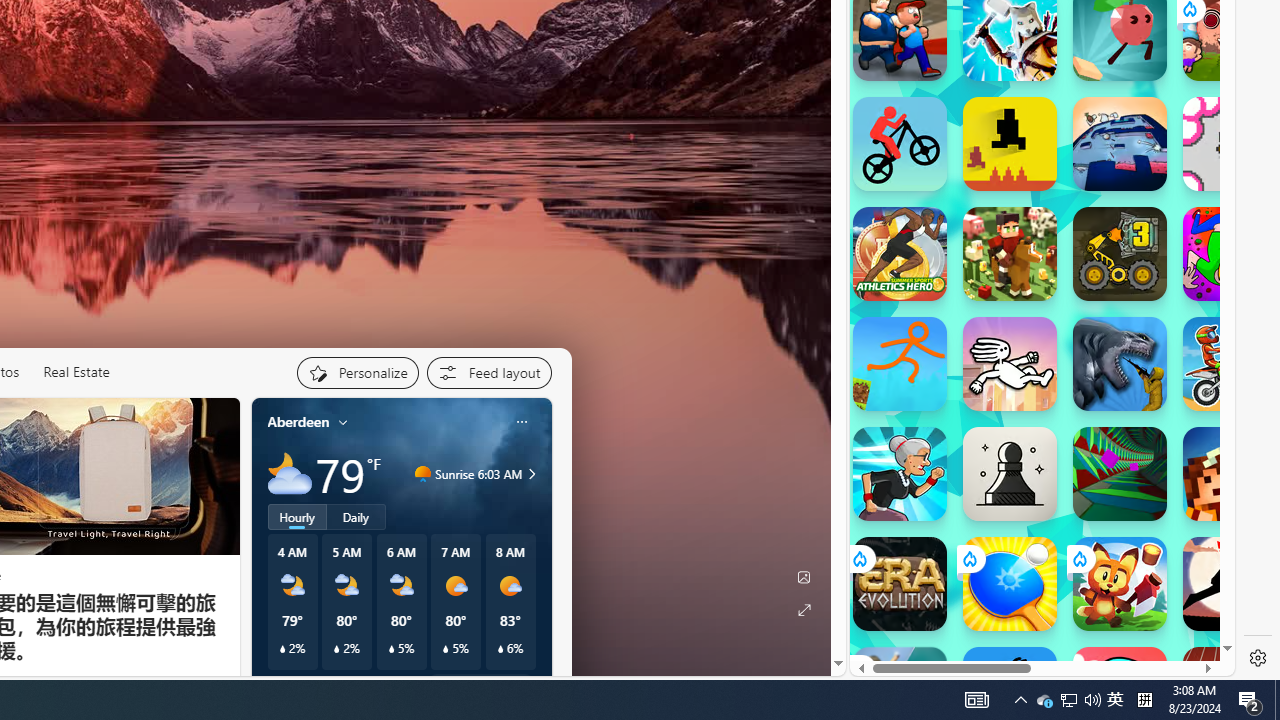  I want to click on 'Combat Reloaded Combat Reloaded poki.com', so click(1092, 279).